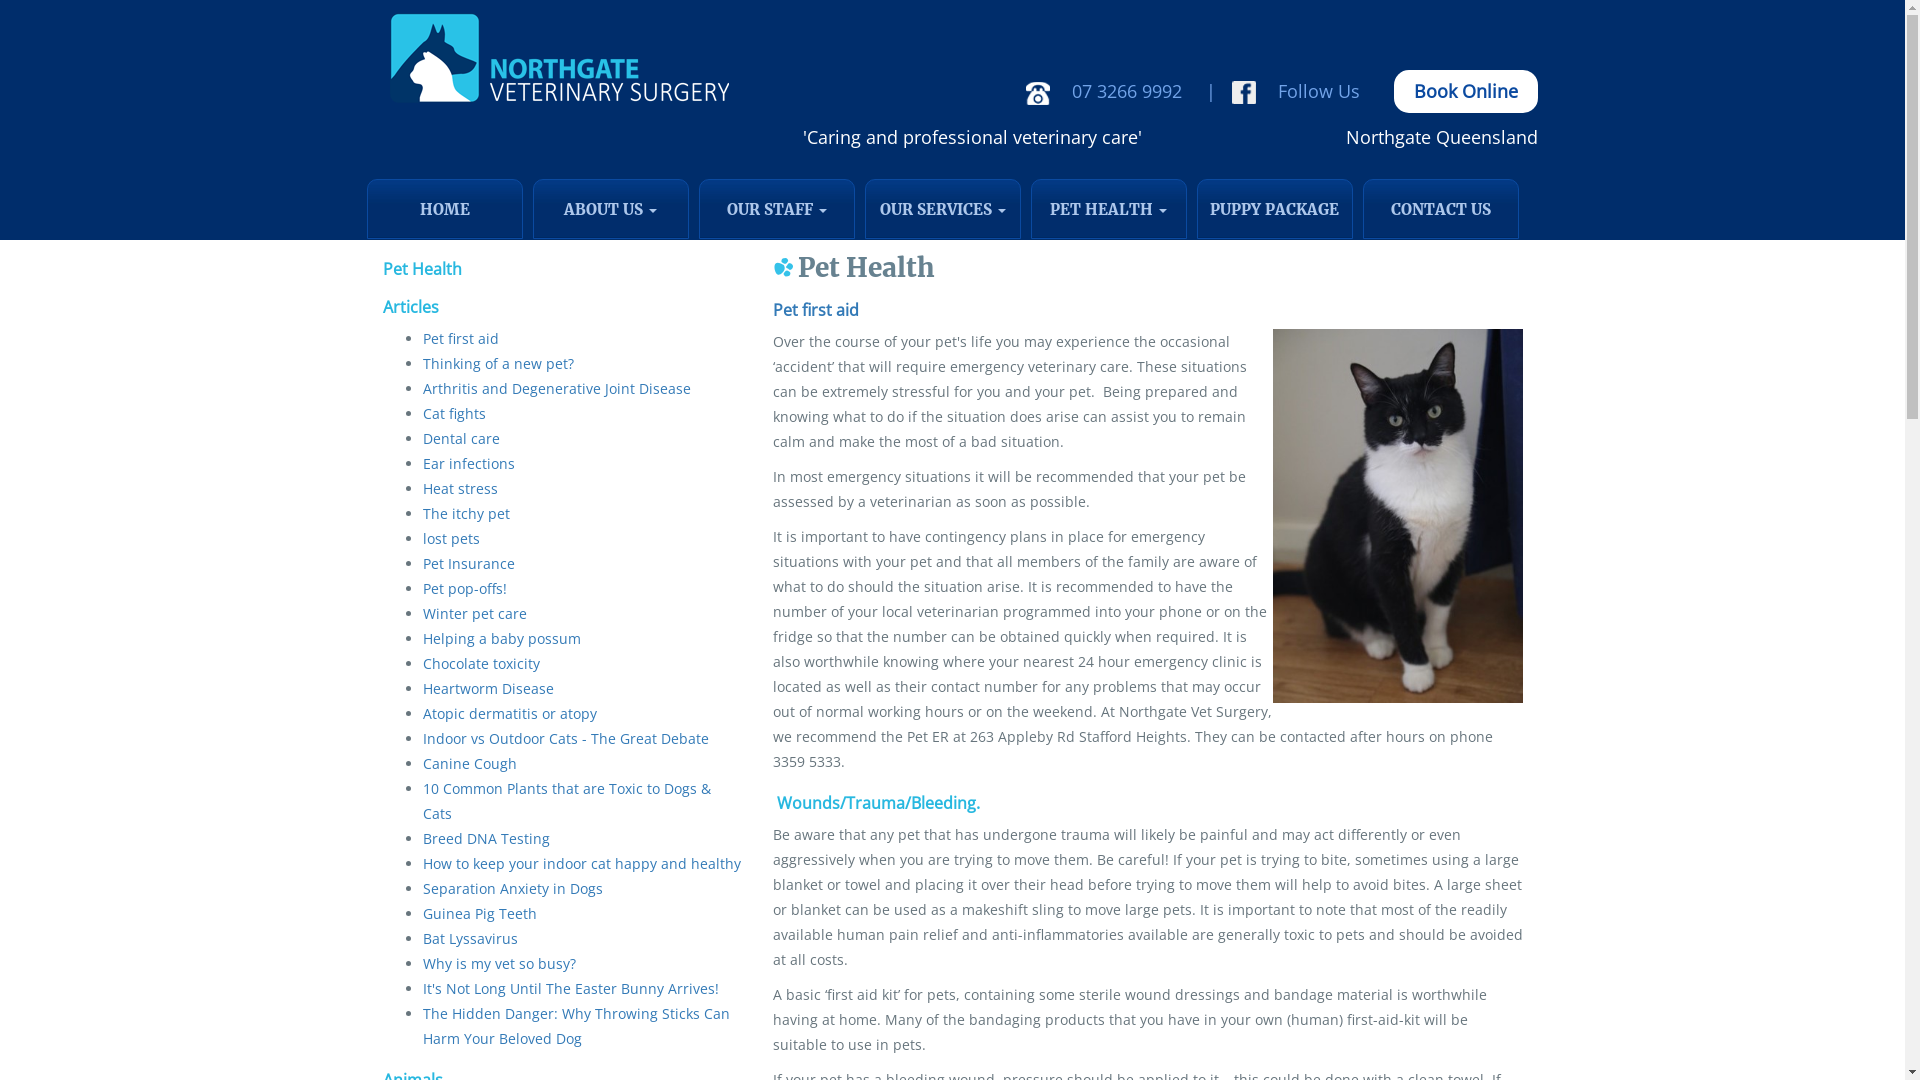 Image resolution: width=1920 pixels, height=1080 pixels. What do you see at coordinates (468, 763) in the screenshot?
I see `'Canine Cough'` at bounding box center [468, 763].